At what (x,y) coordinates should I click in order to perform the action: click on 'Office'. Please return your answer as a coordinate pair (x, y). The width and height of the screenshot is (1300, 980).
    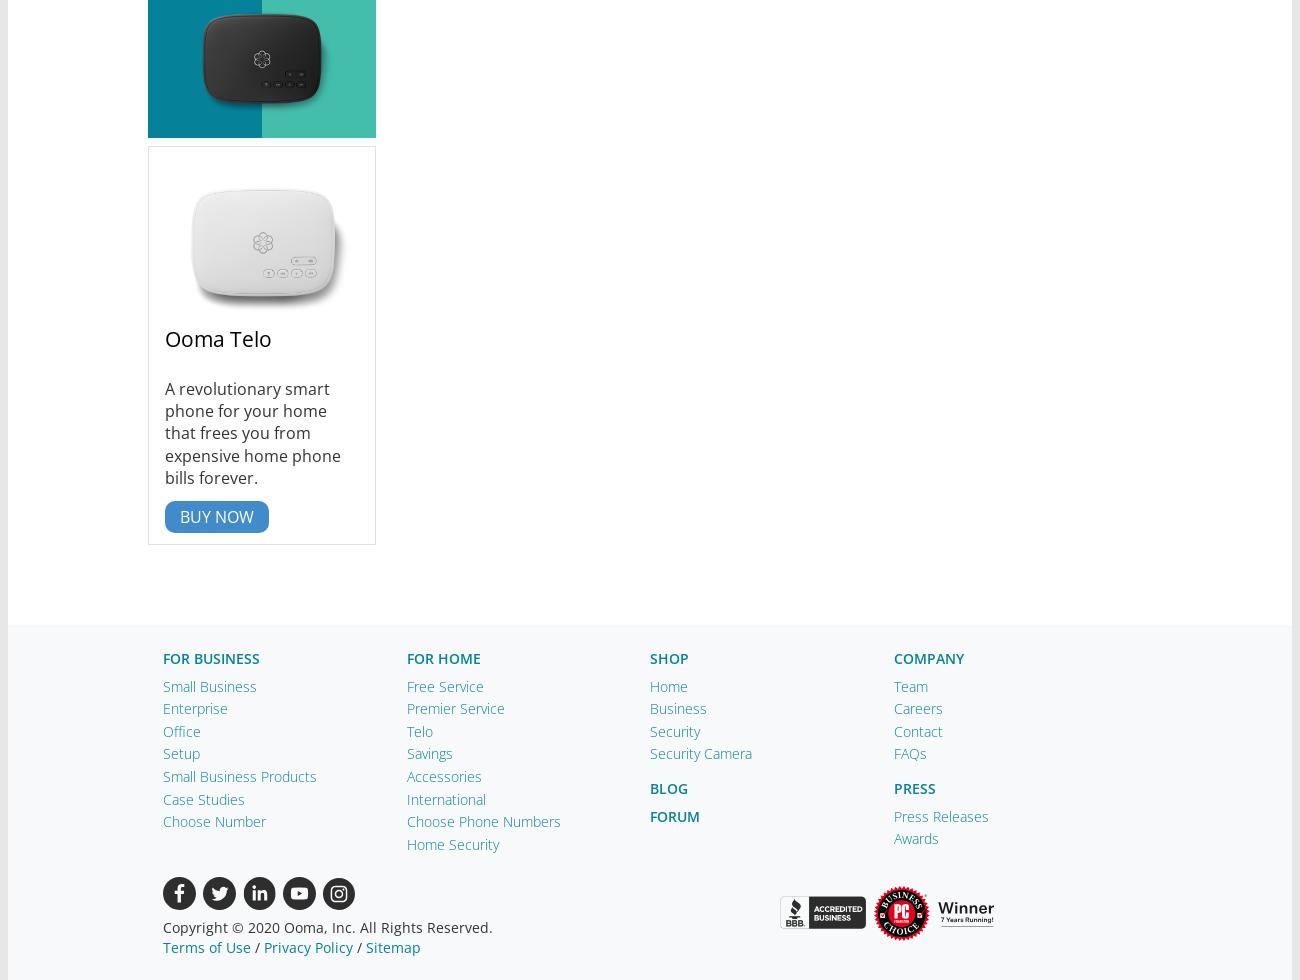
    Looking at the image, I should click on (182, 730).